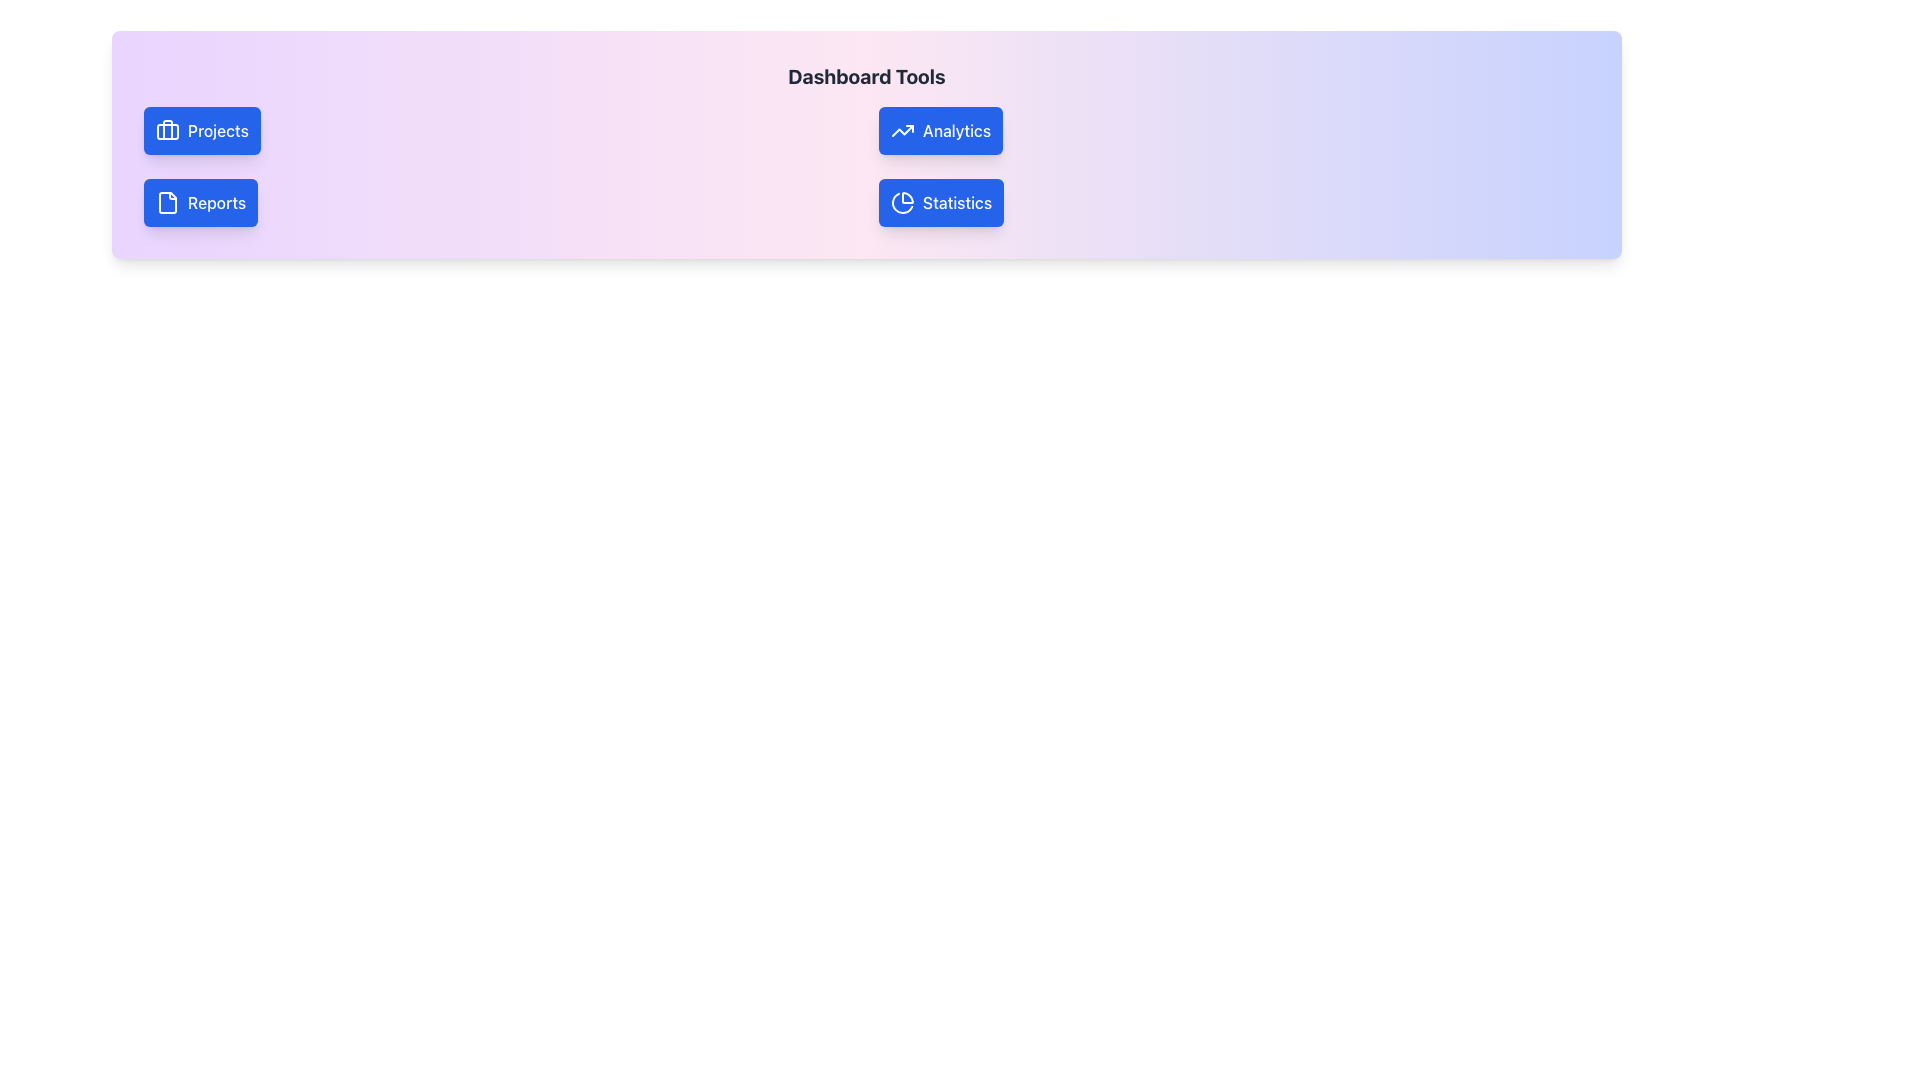 The image size is (1920, 1080). What do you see at coordinates (940, 203) in the screenshot?
I see `the navigation button located in the second column of the second row under 'Dashboard Tools'` at bounding box center [940, 203].